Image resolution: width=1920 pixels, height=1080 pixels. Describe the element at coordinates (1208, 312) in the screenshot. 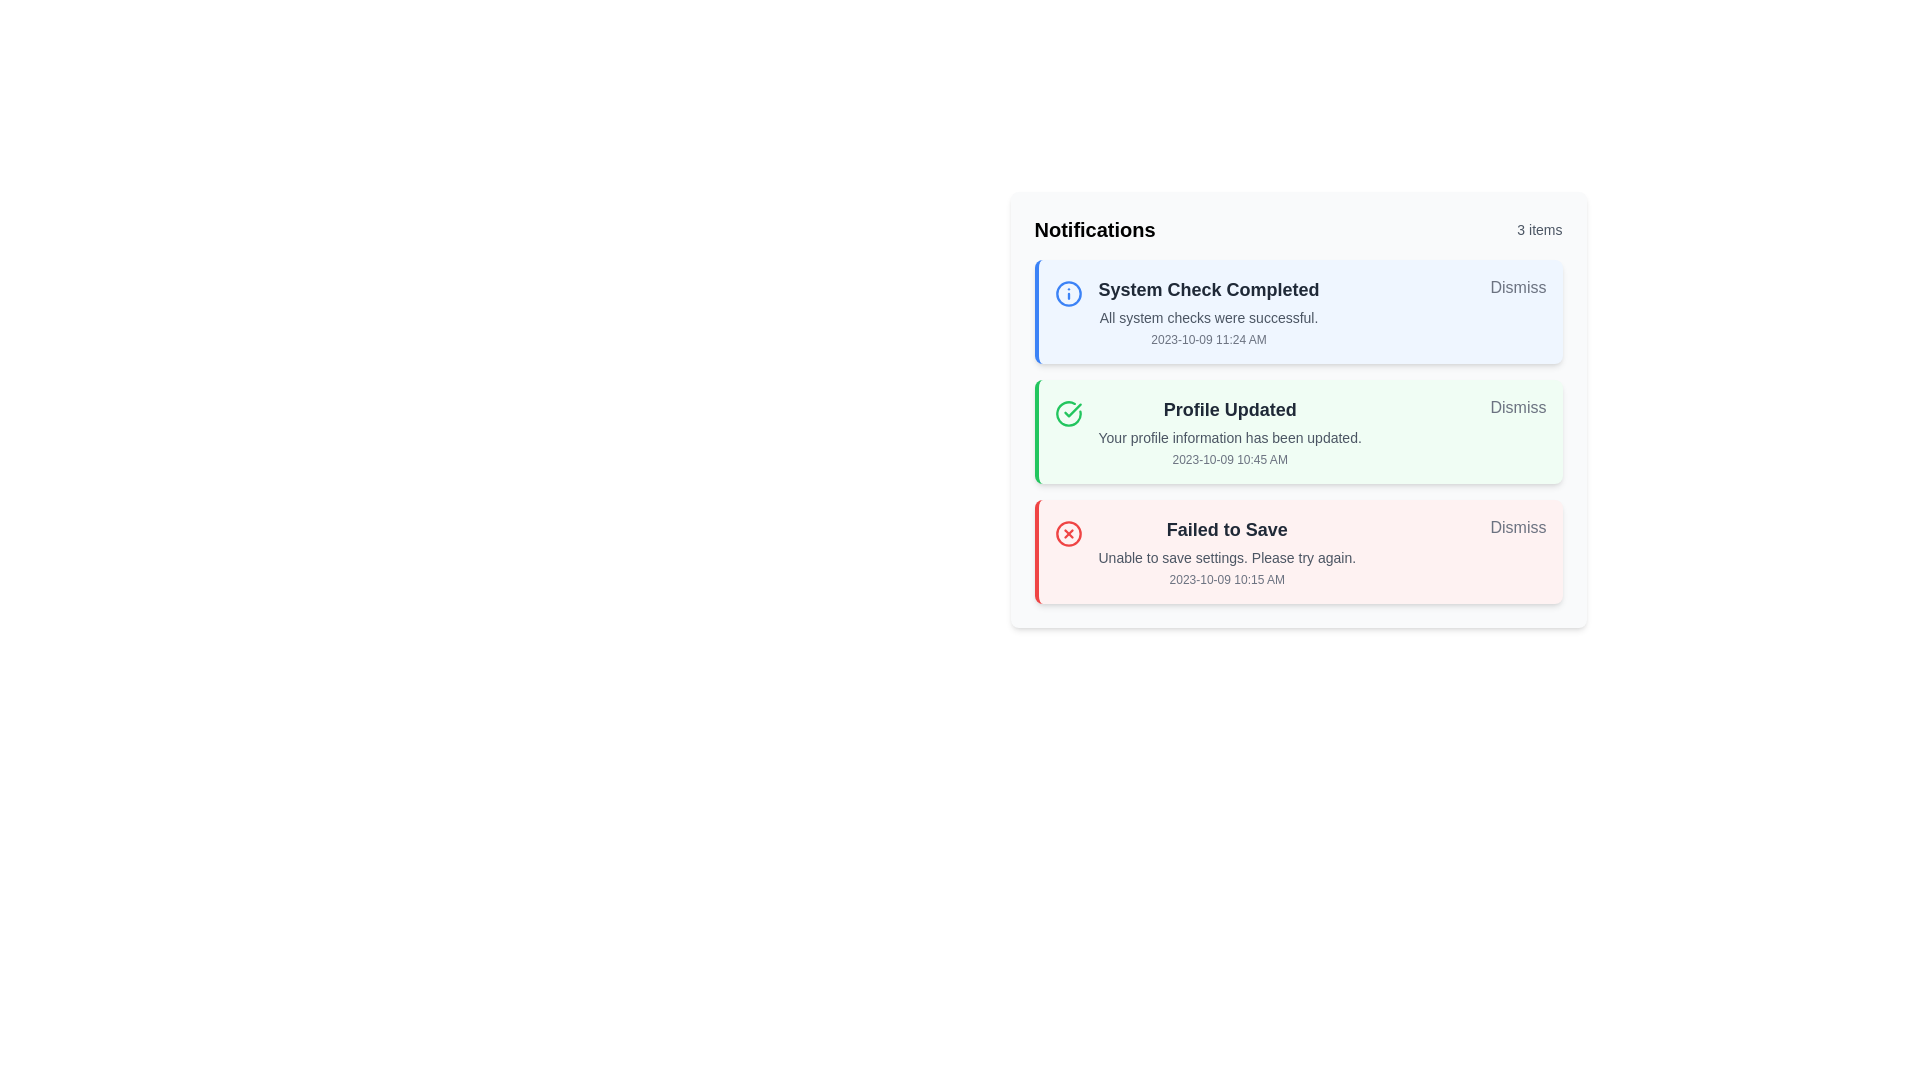

I see `information presented in the first notification entry of the notification card that indicates successful completion of a system check, which includes a title, subtitle, and timestamp` at that location.